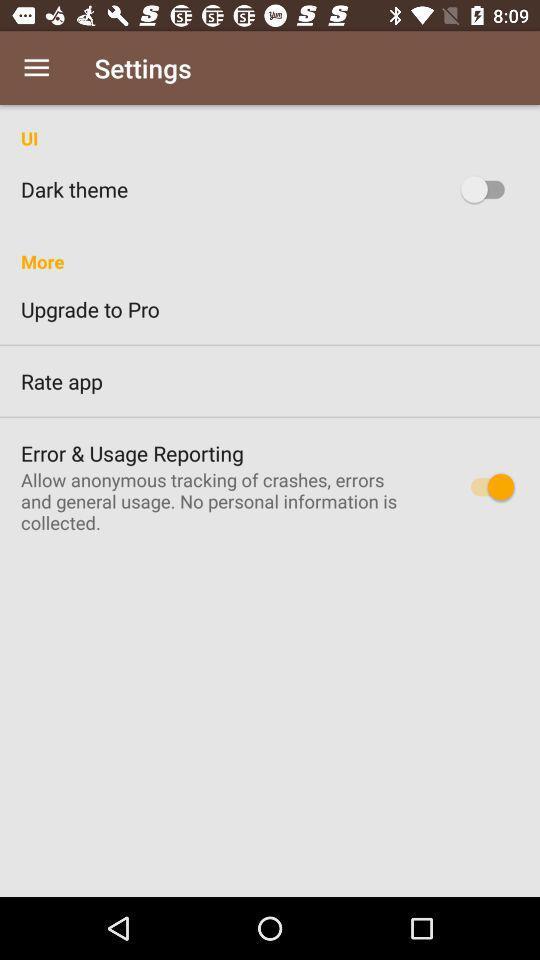 The image size is (540, 960). What do you see at coordinates (36, 68) in the screenshot?
I see `the icon next to the settings` at bounding box center [36, 68].